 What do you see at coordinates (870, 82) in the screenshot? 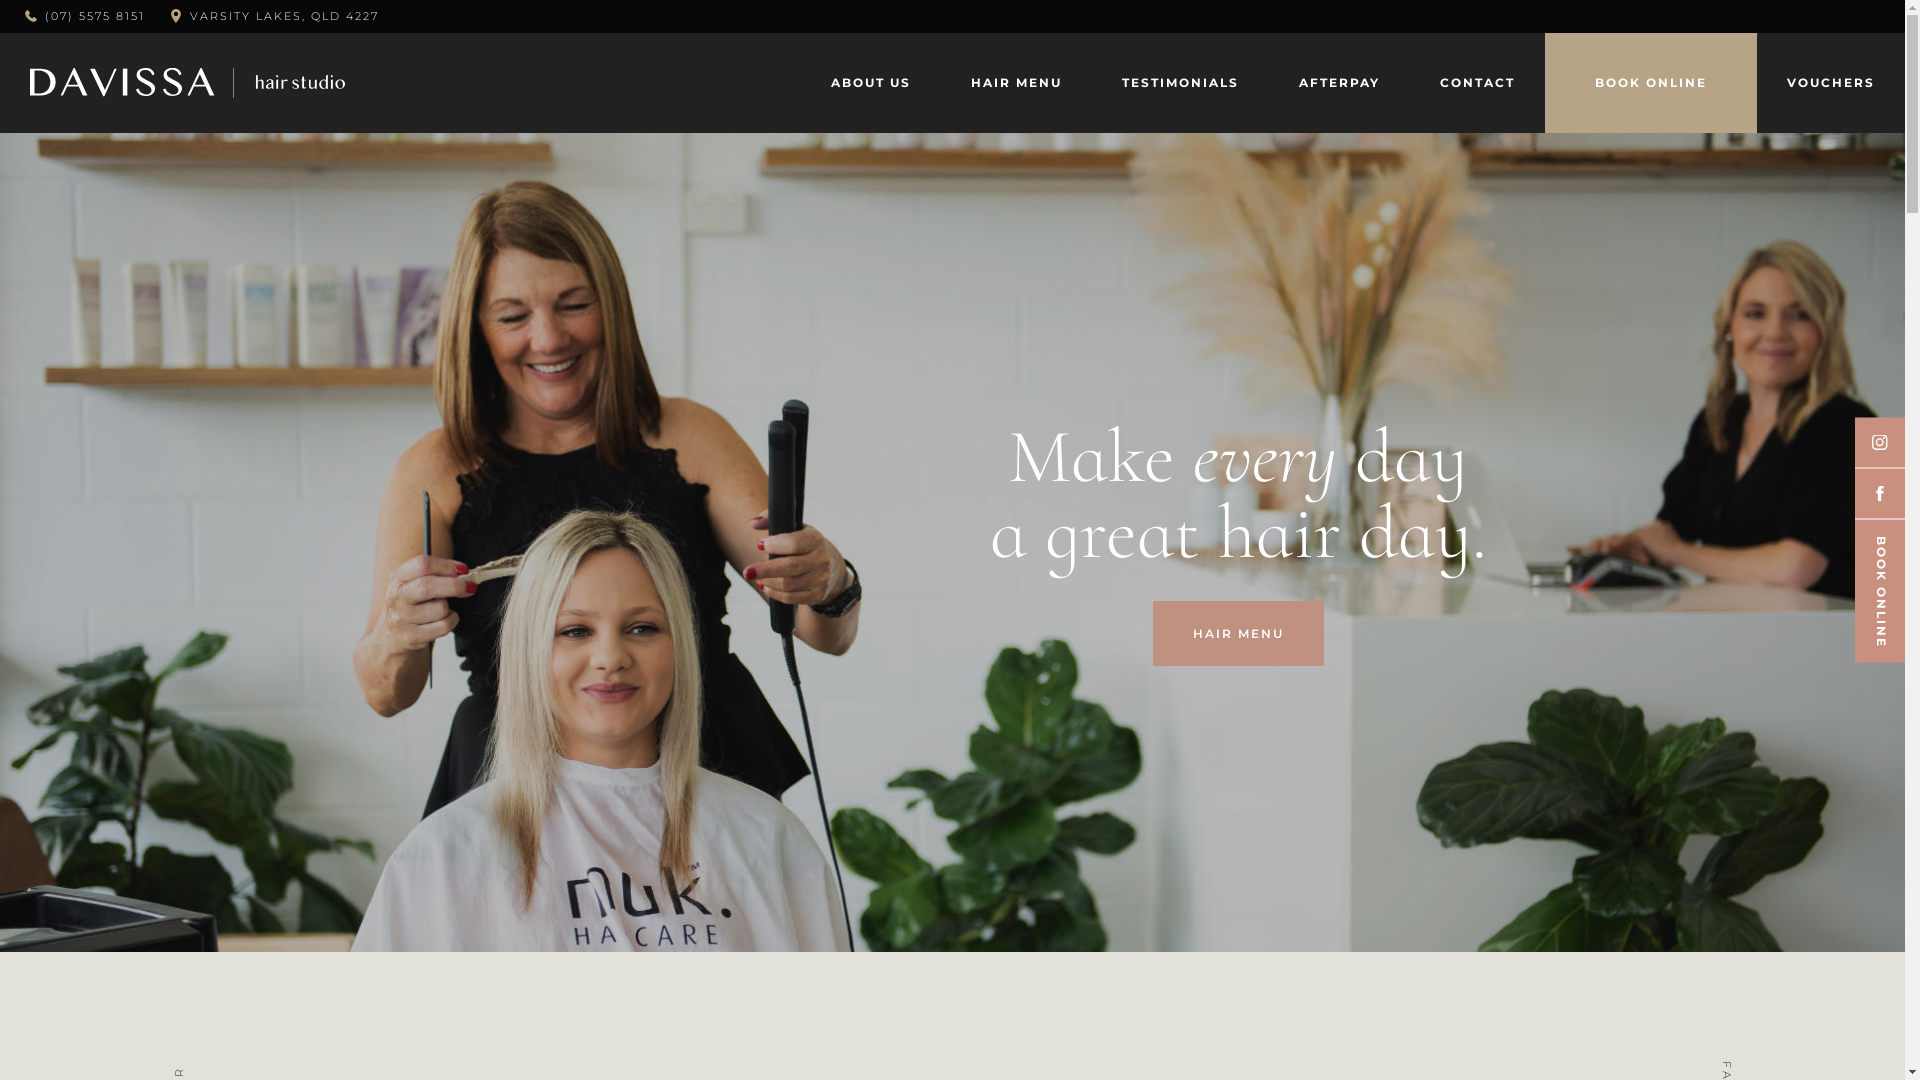
I see `'ABOUT US'` at bounding box center [870, 82].